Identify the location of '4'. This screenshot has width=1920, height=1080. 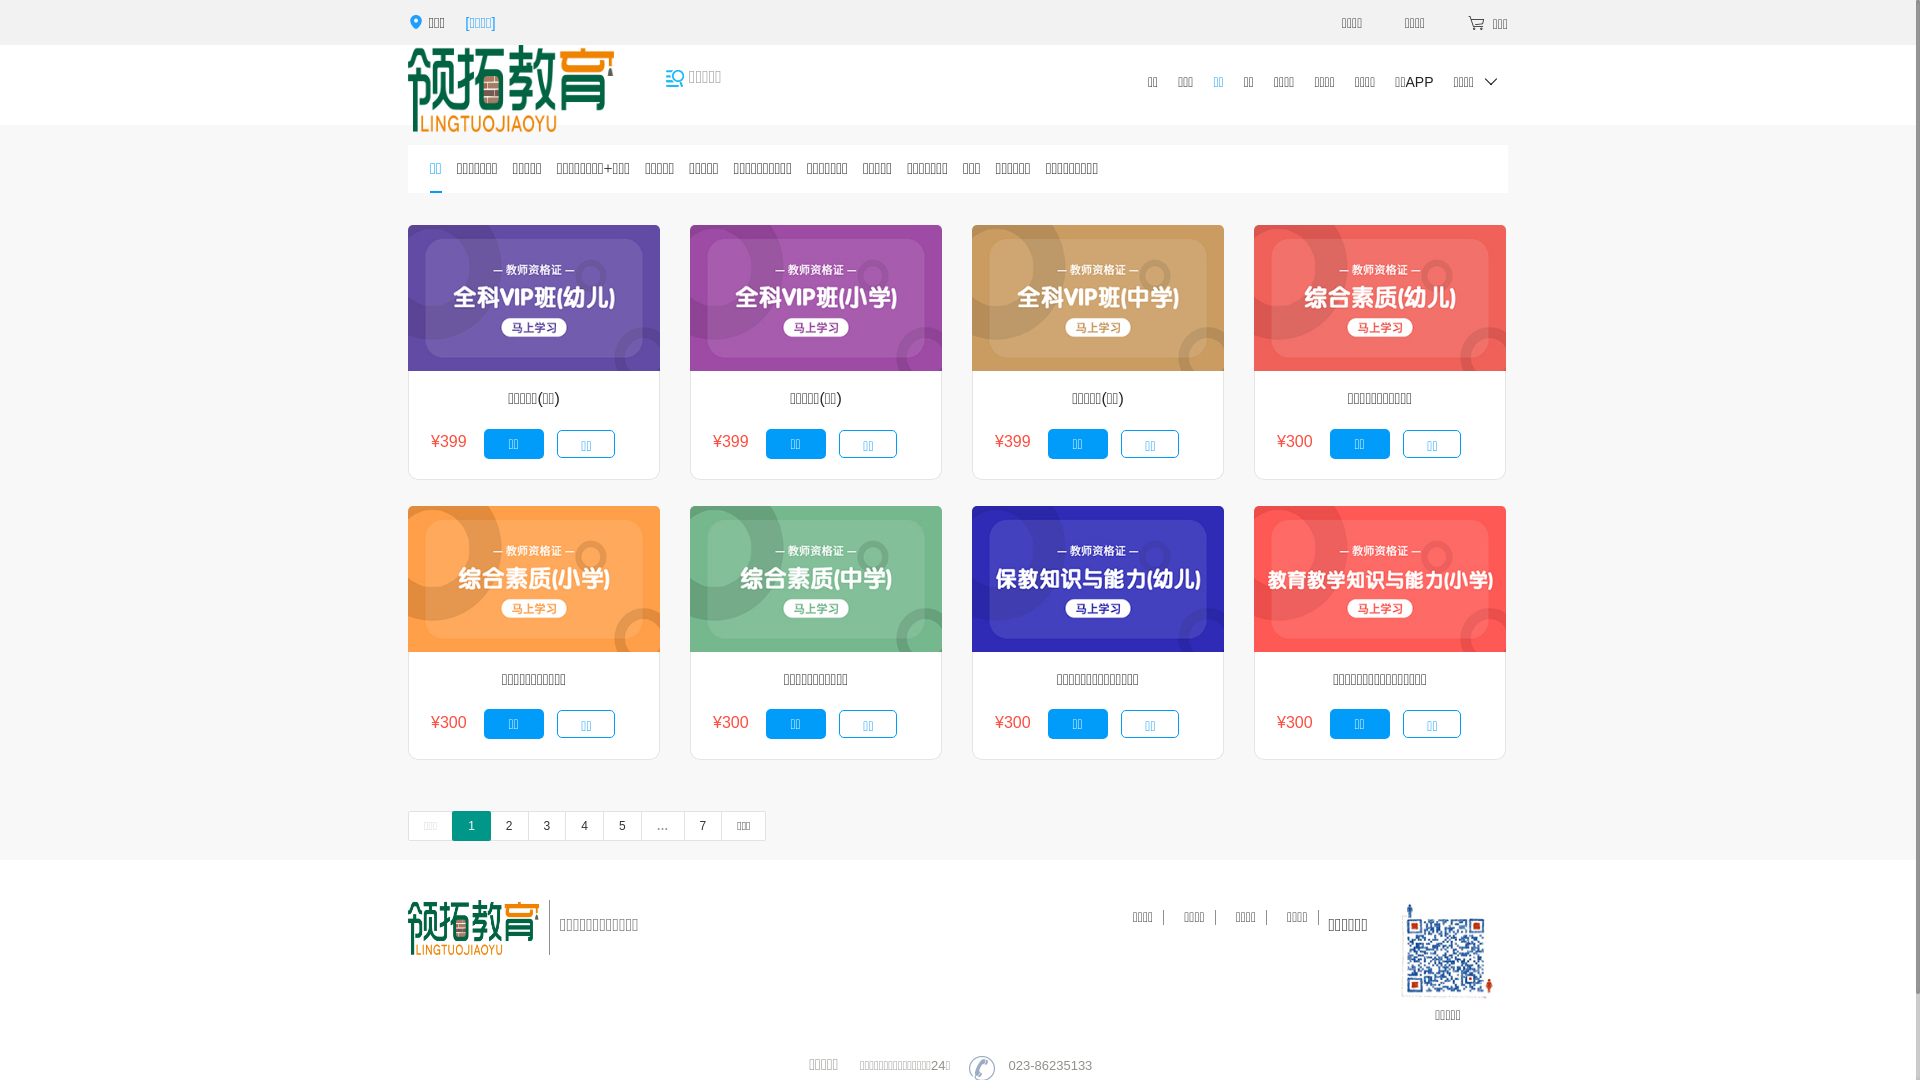
(583, 825).